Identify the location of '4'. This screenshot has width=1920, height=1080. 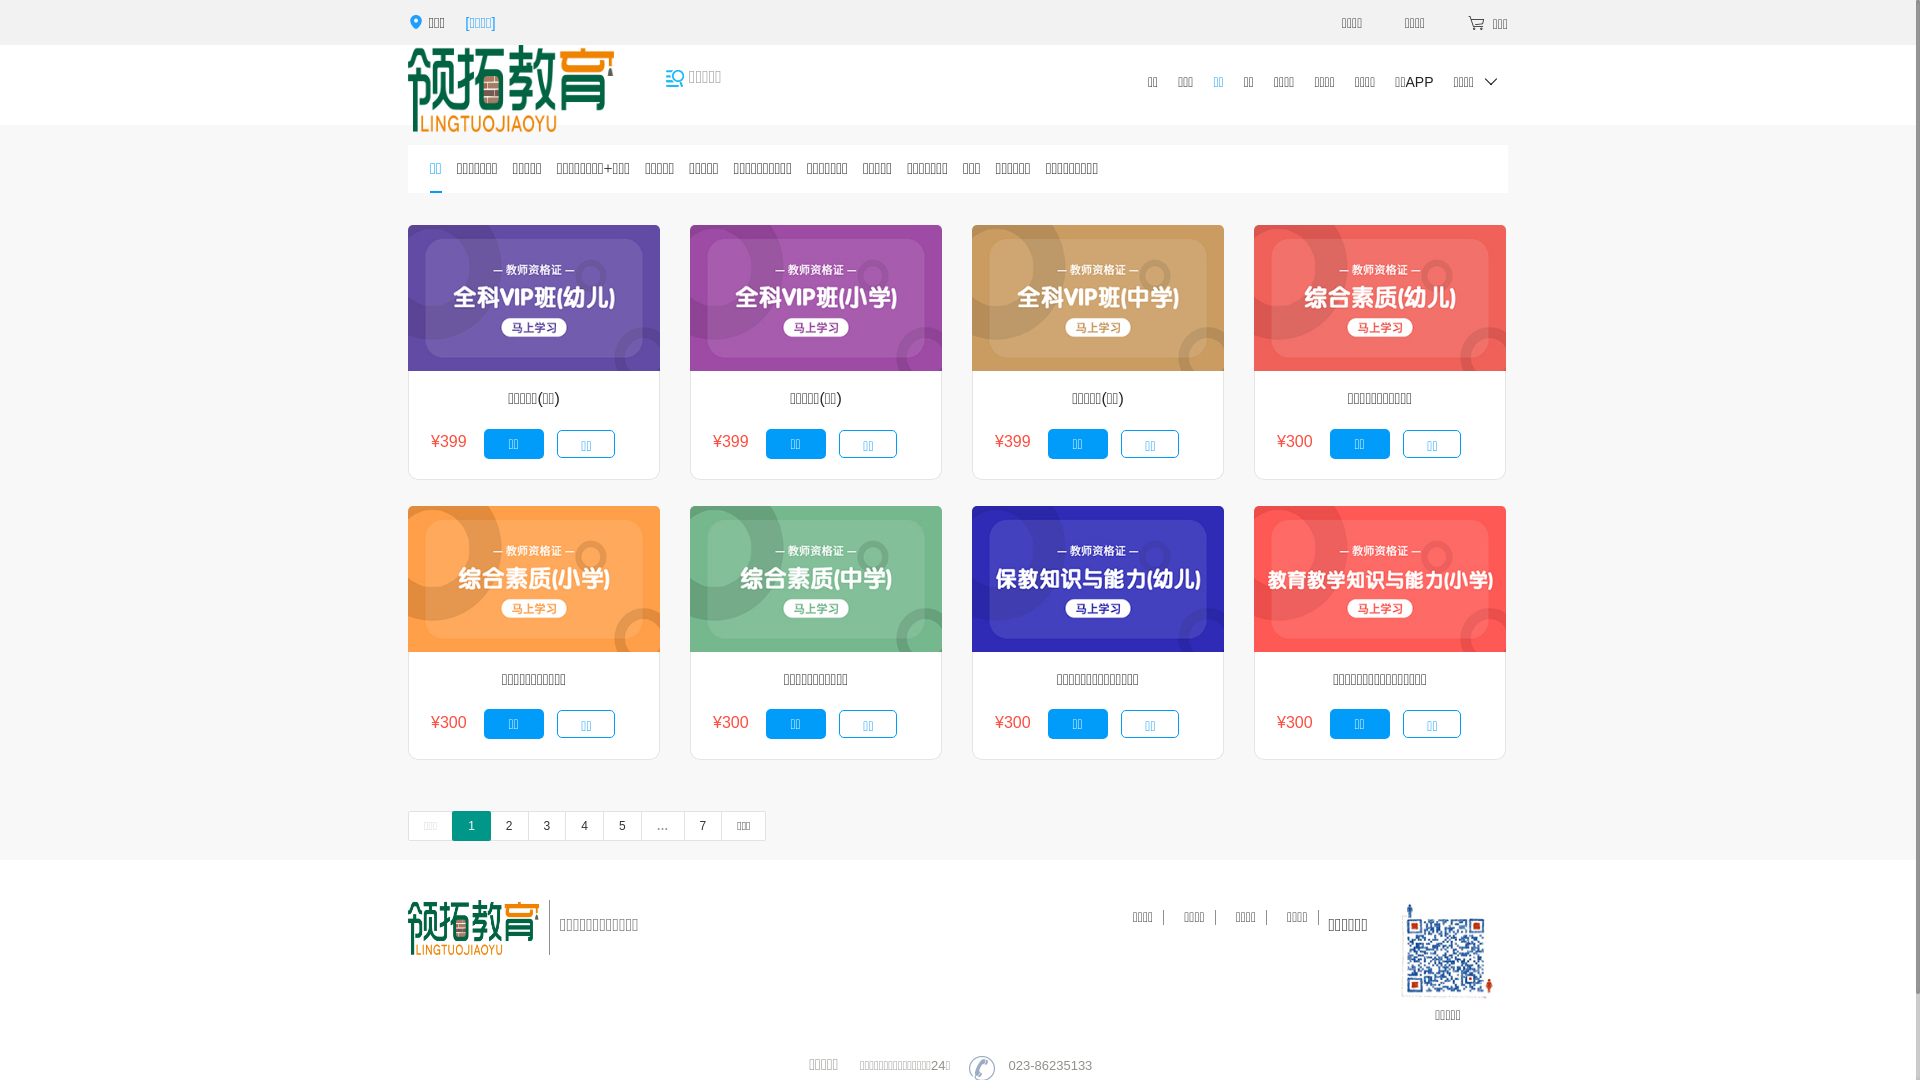
(583, 825).